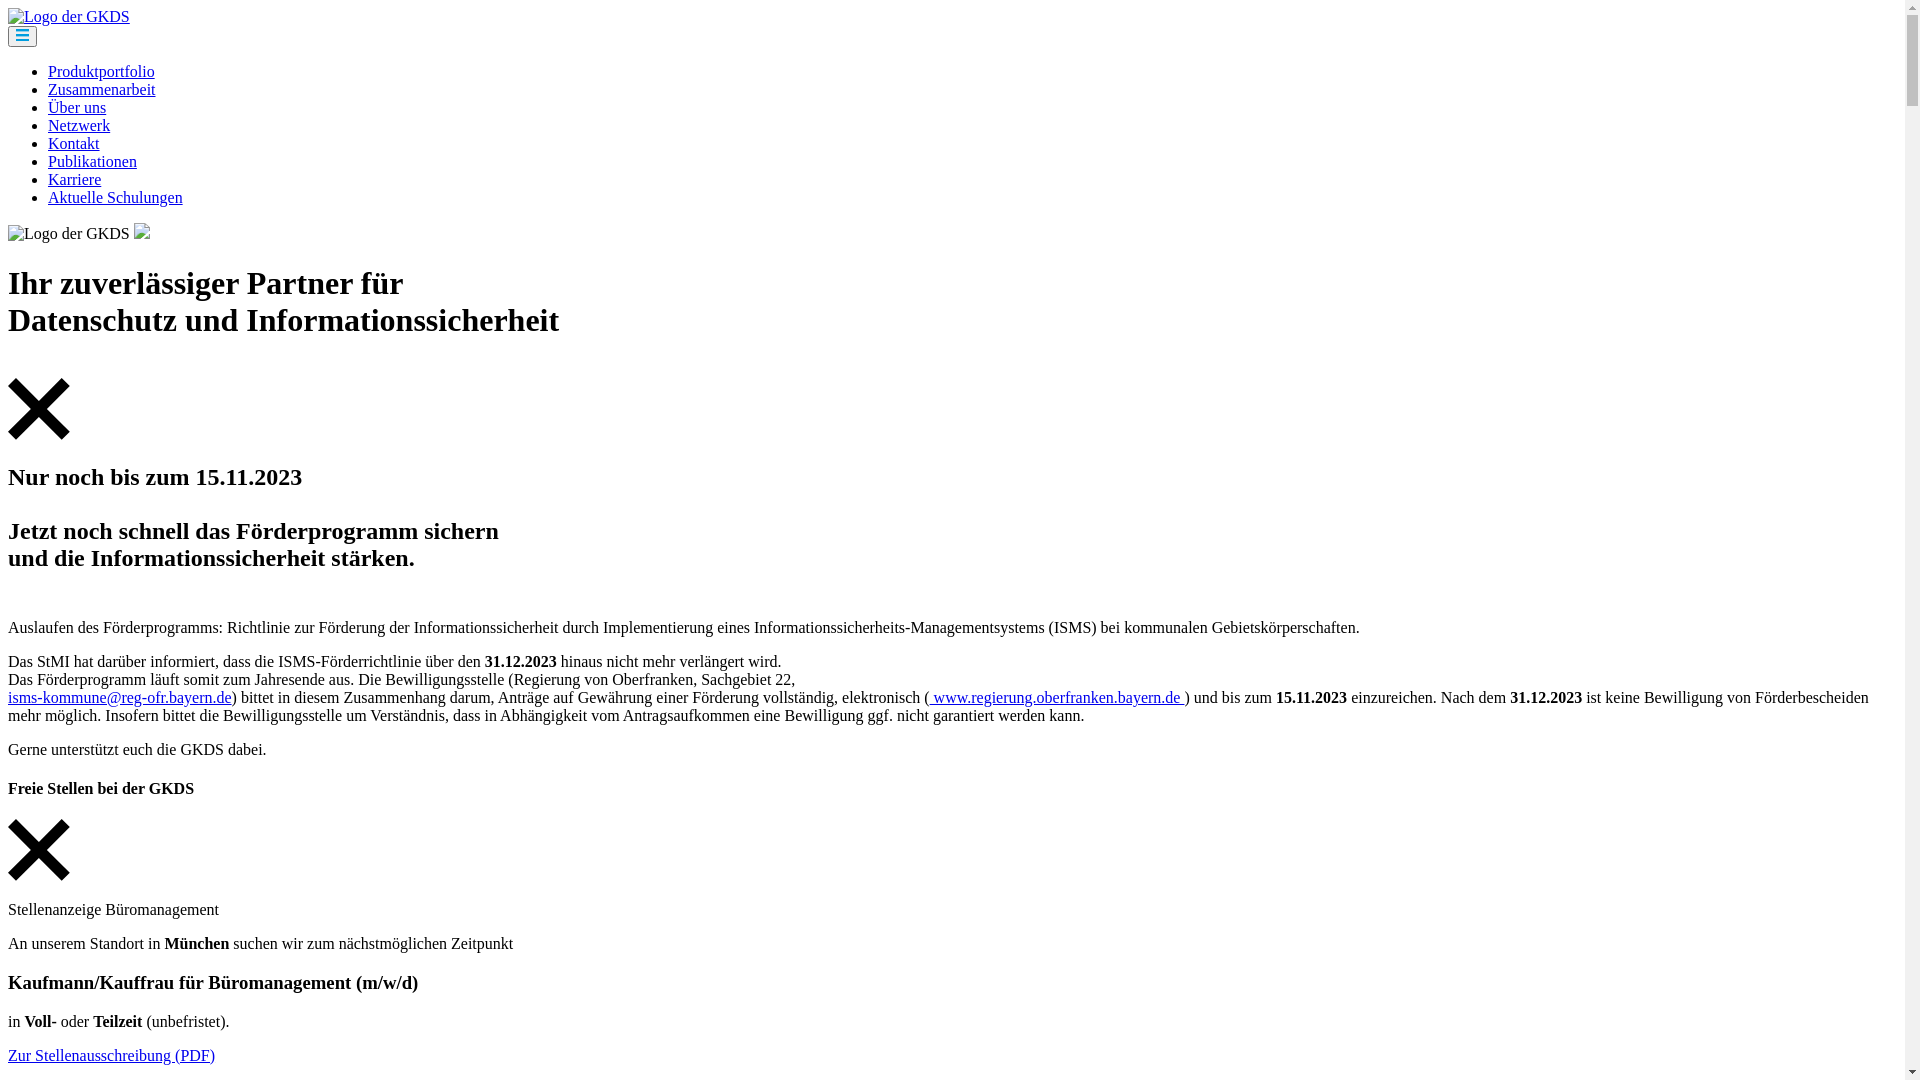 The width and height of the screenshot is (1920, 1080). What do you see at coordinates (91, 160) in the screenshot?
I see `'Publikationen'` at bounding box center [91, 160].